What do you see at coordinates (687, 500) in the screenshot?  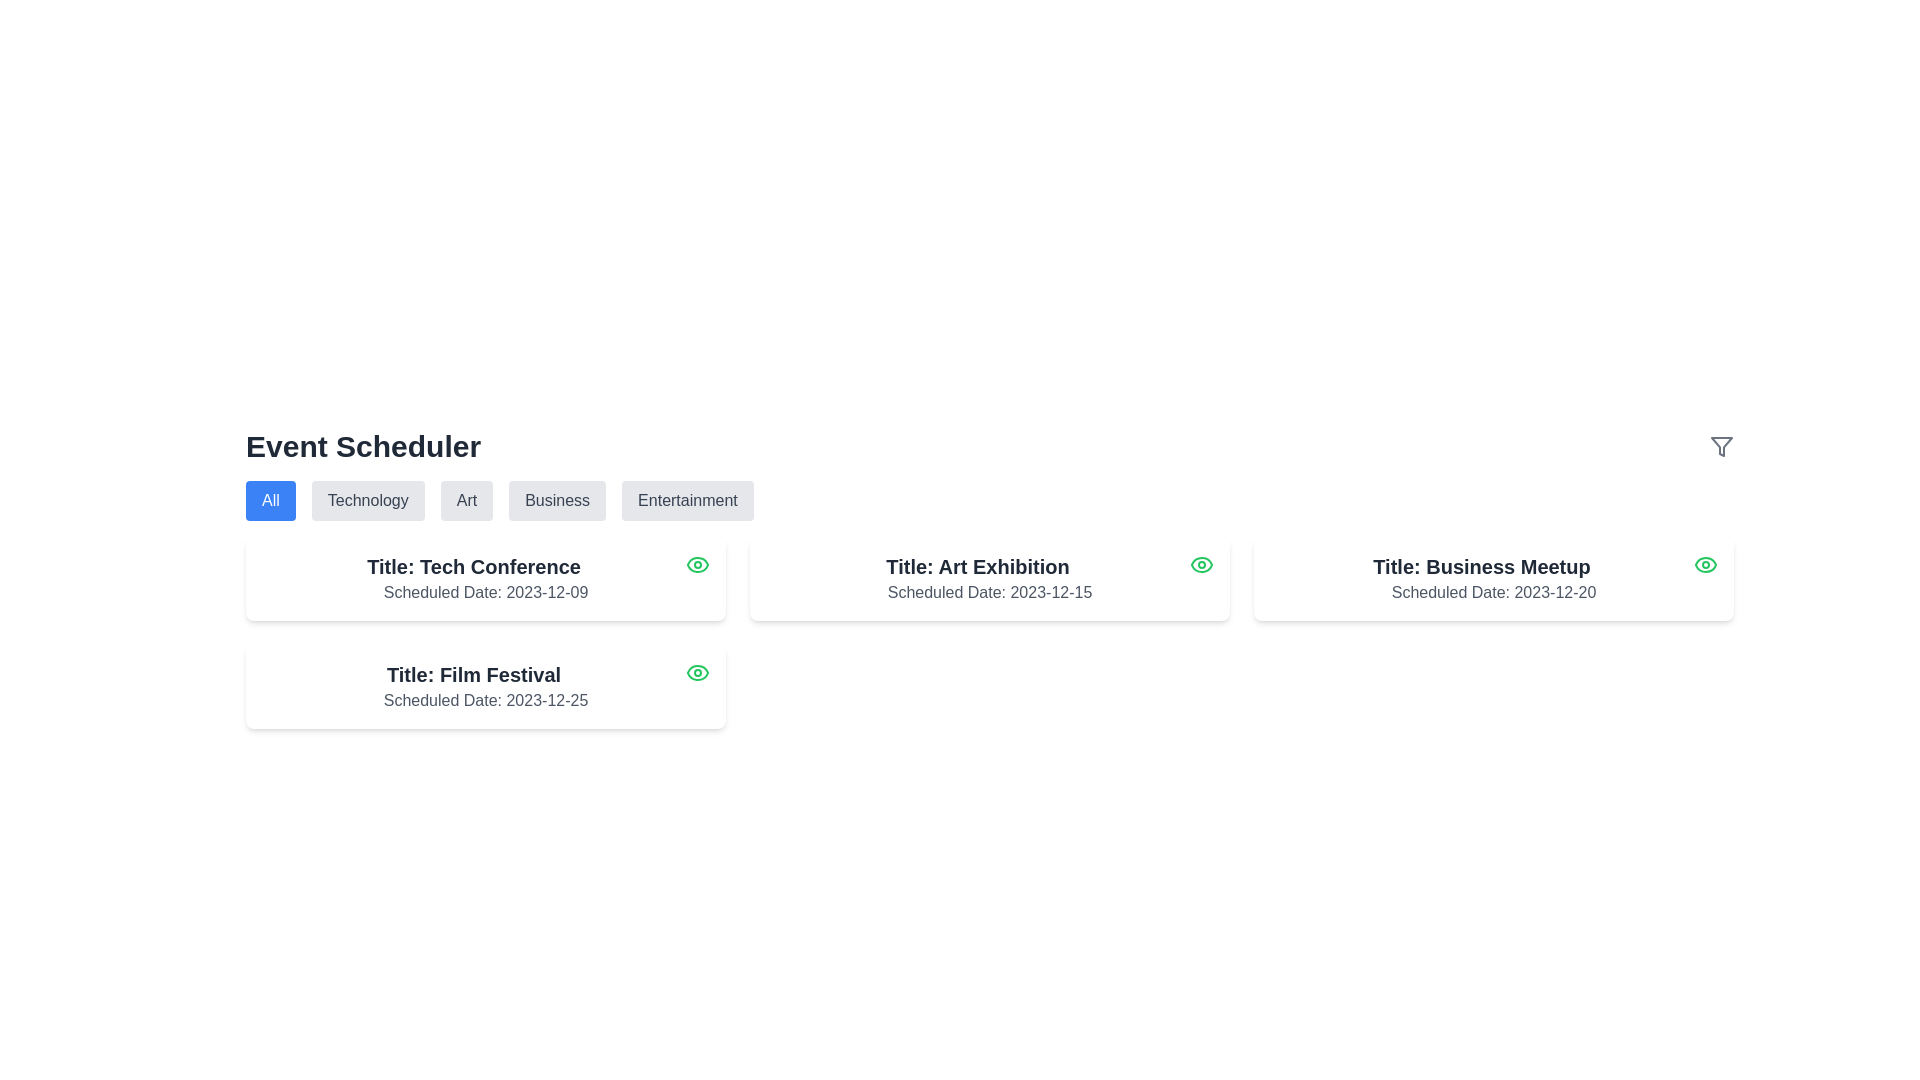 I see `the 'Entertainment' category selector button, which is the last button in a row of category buttons including 'All', 'Technology', 'Art', and 'Business'` at bounding box center [687, 500].